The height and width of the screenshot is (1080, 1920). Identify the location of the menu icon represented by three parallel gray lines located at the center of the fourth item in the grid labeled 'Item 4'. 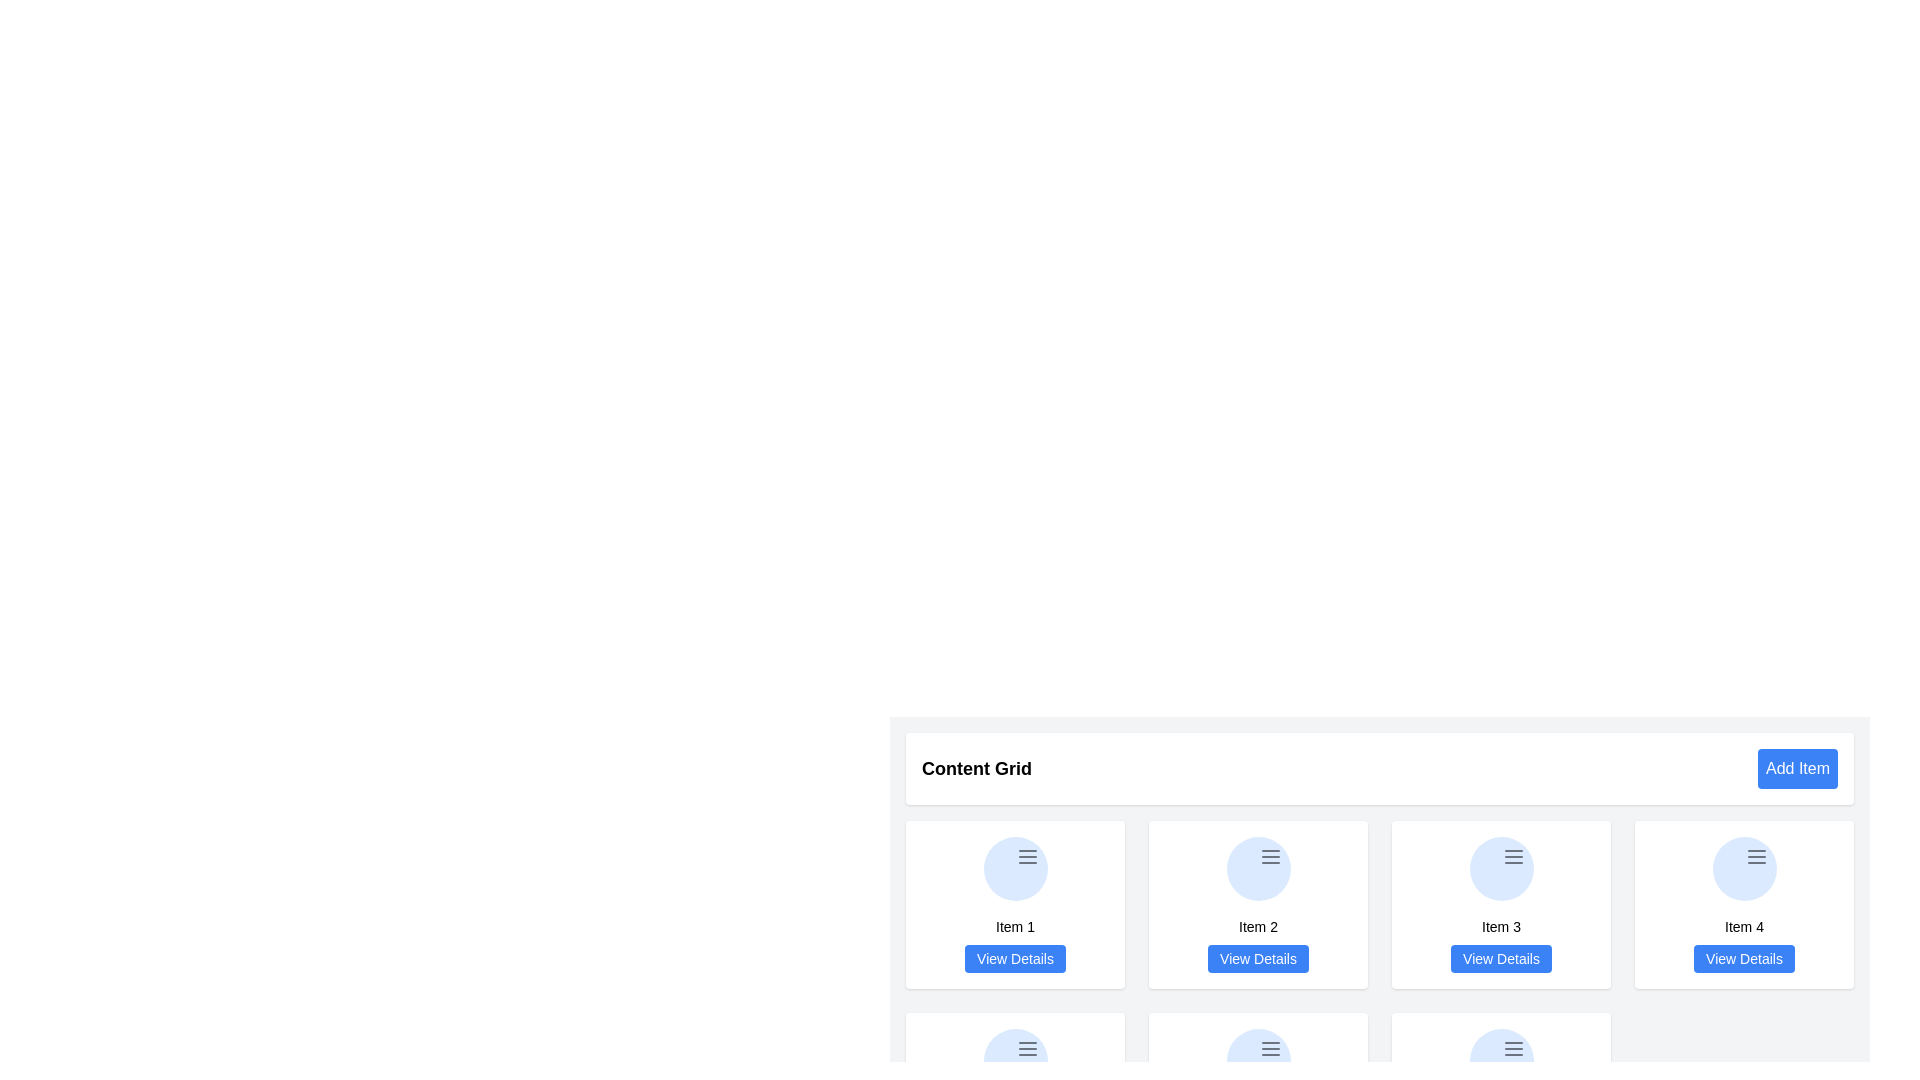
(1269, 1048).